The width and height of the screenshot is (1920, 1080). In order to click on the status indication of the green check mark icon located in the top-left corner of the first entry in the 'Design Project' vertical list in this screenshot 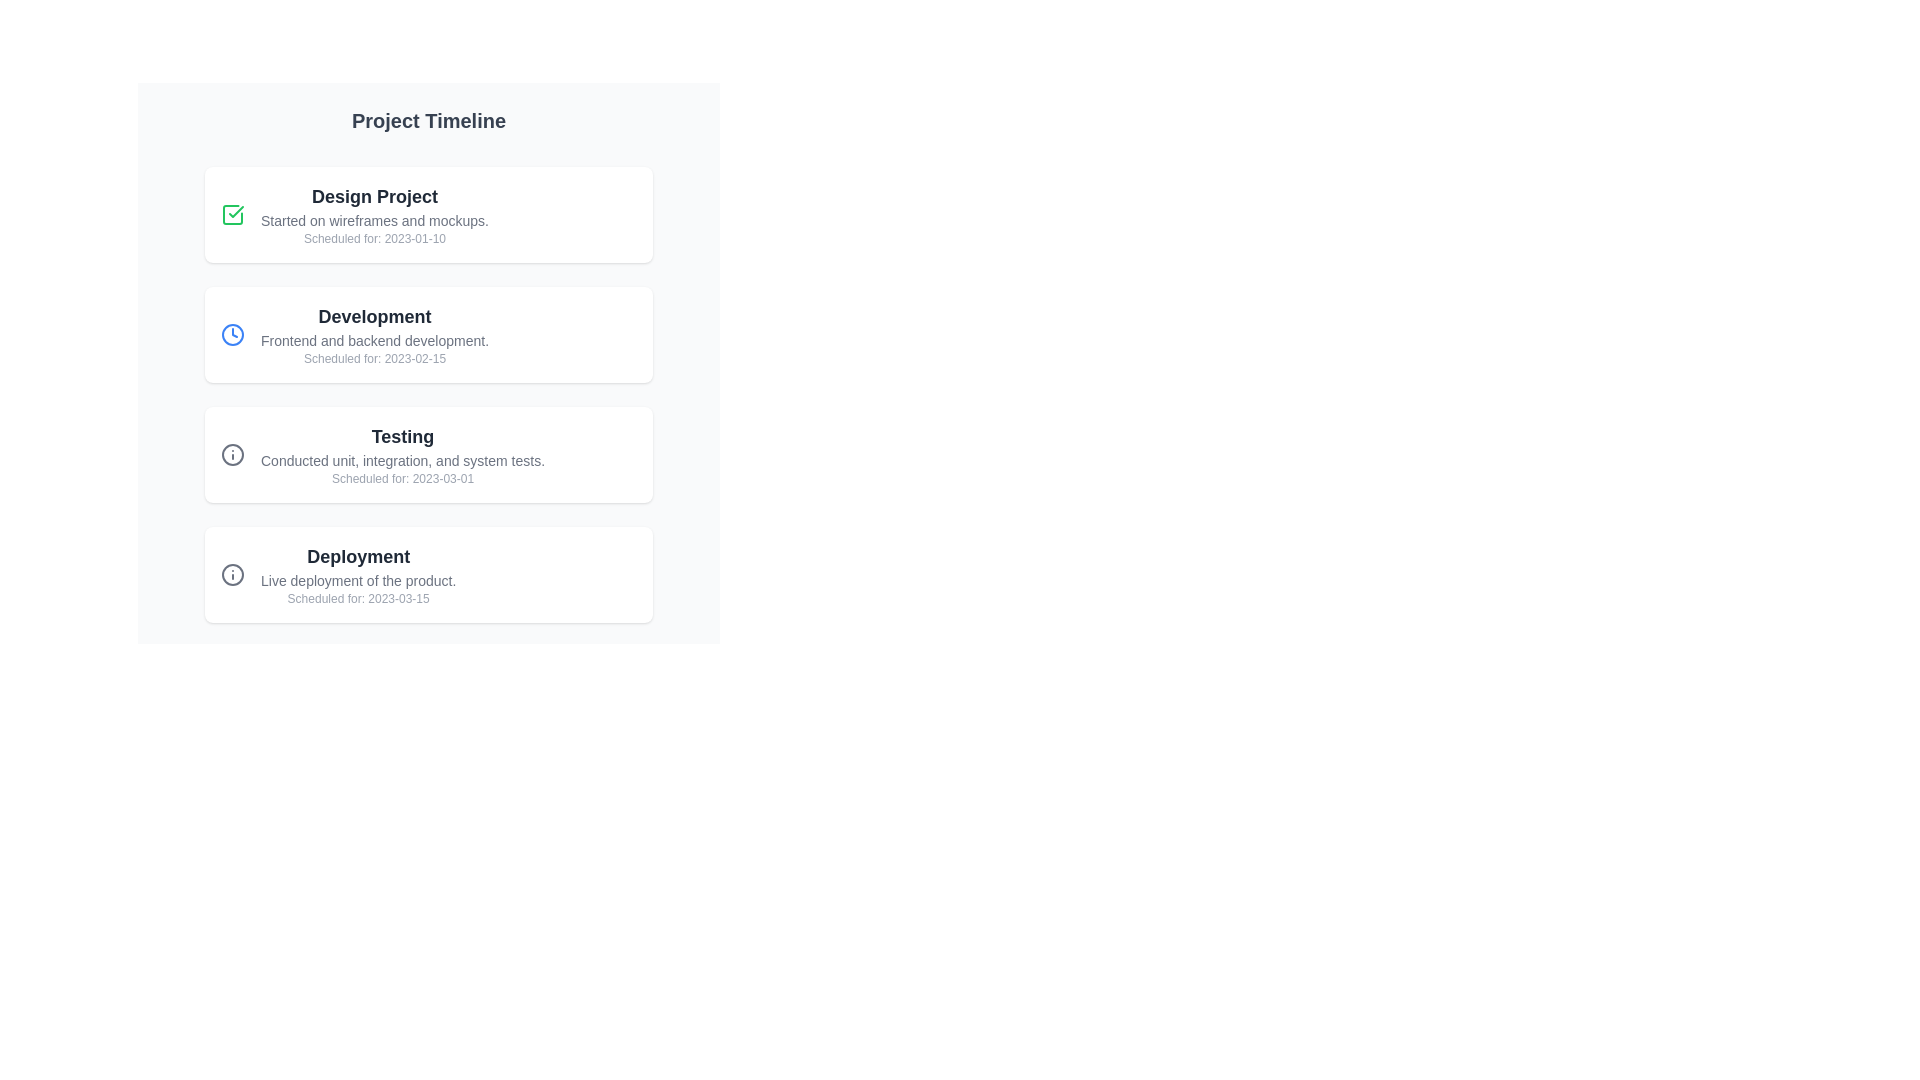, I will do `click(233, 215)`.